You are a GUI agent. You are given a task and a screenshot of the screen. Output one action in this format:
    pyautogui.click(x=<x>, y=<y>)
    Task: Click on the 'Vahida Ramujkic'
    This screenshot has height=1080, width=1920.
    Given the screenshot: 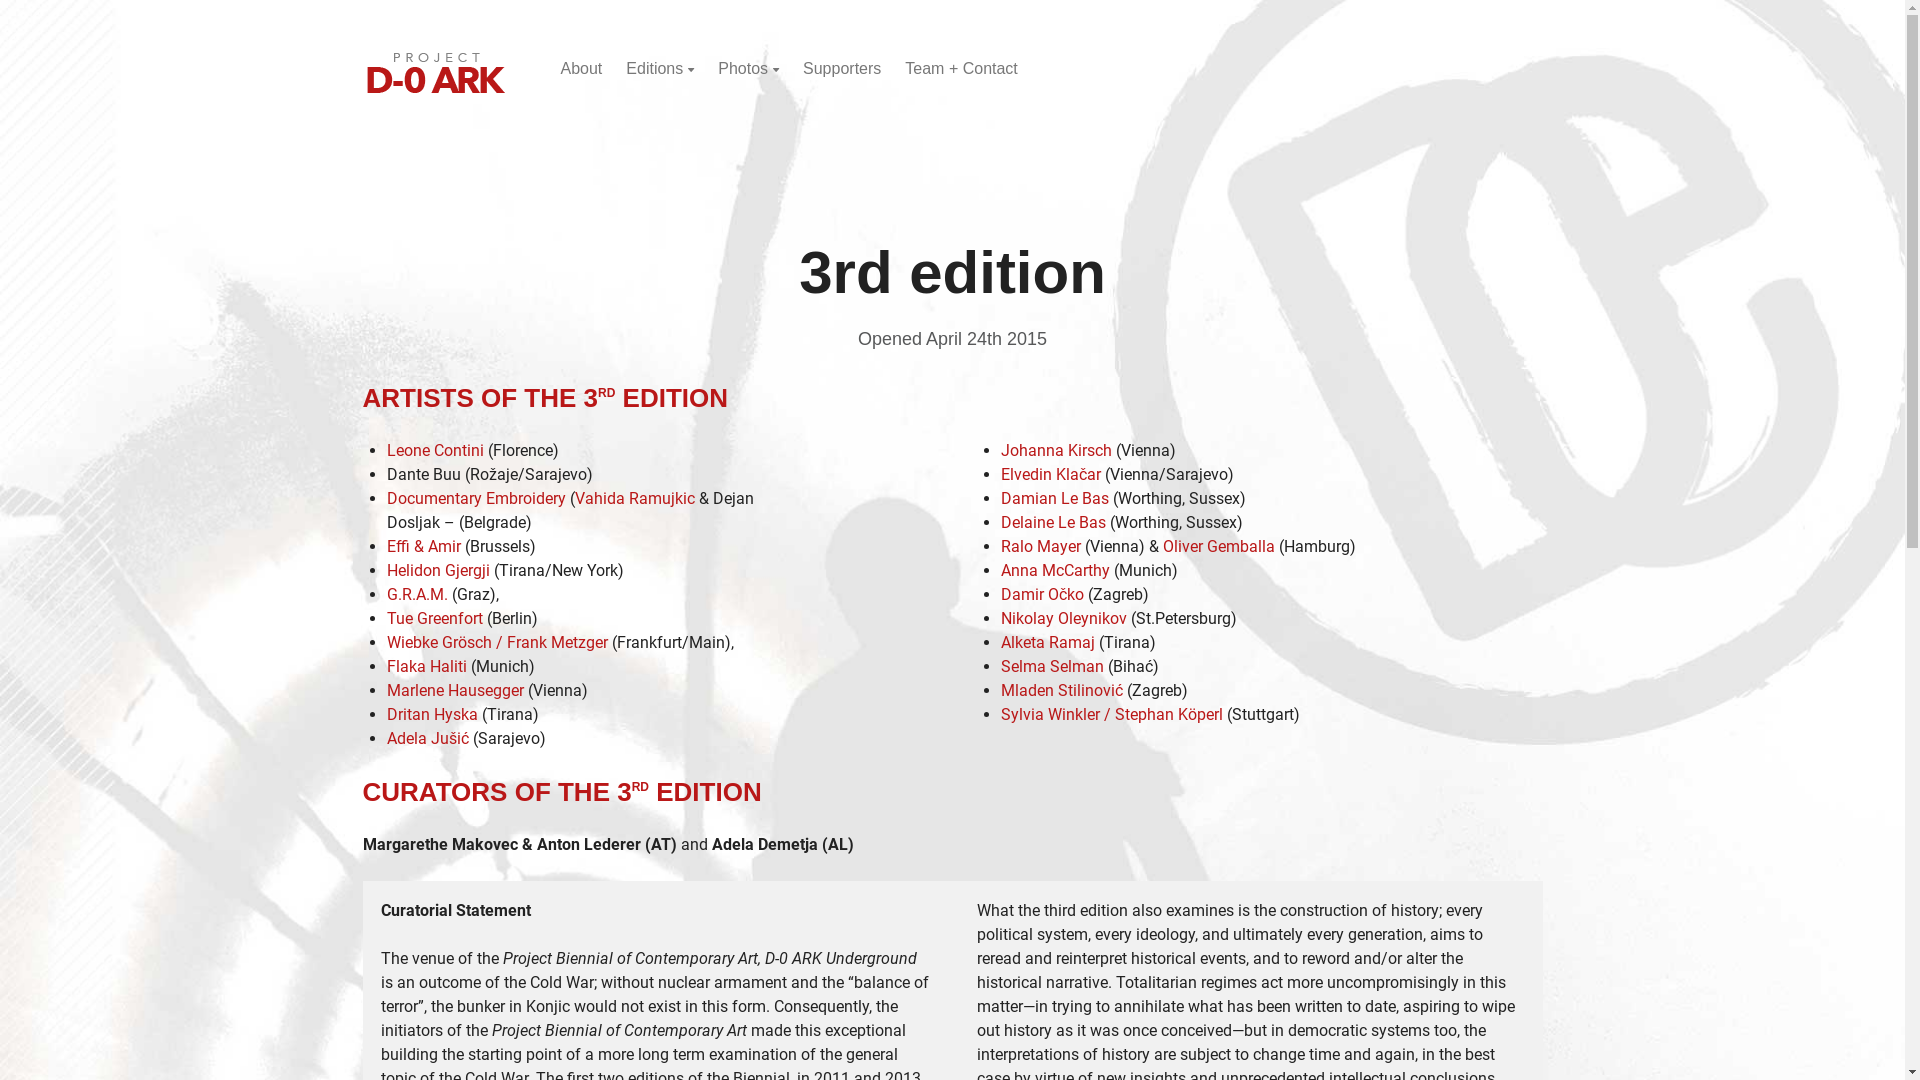 What is the action you would take?
    pyautogui.click(x=632, y=497)
    